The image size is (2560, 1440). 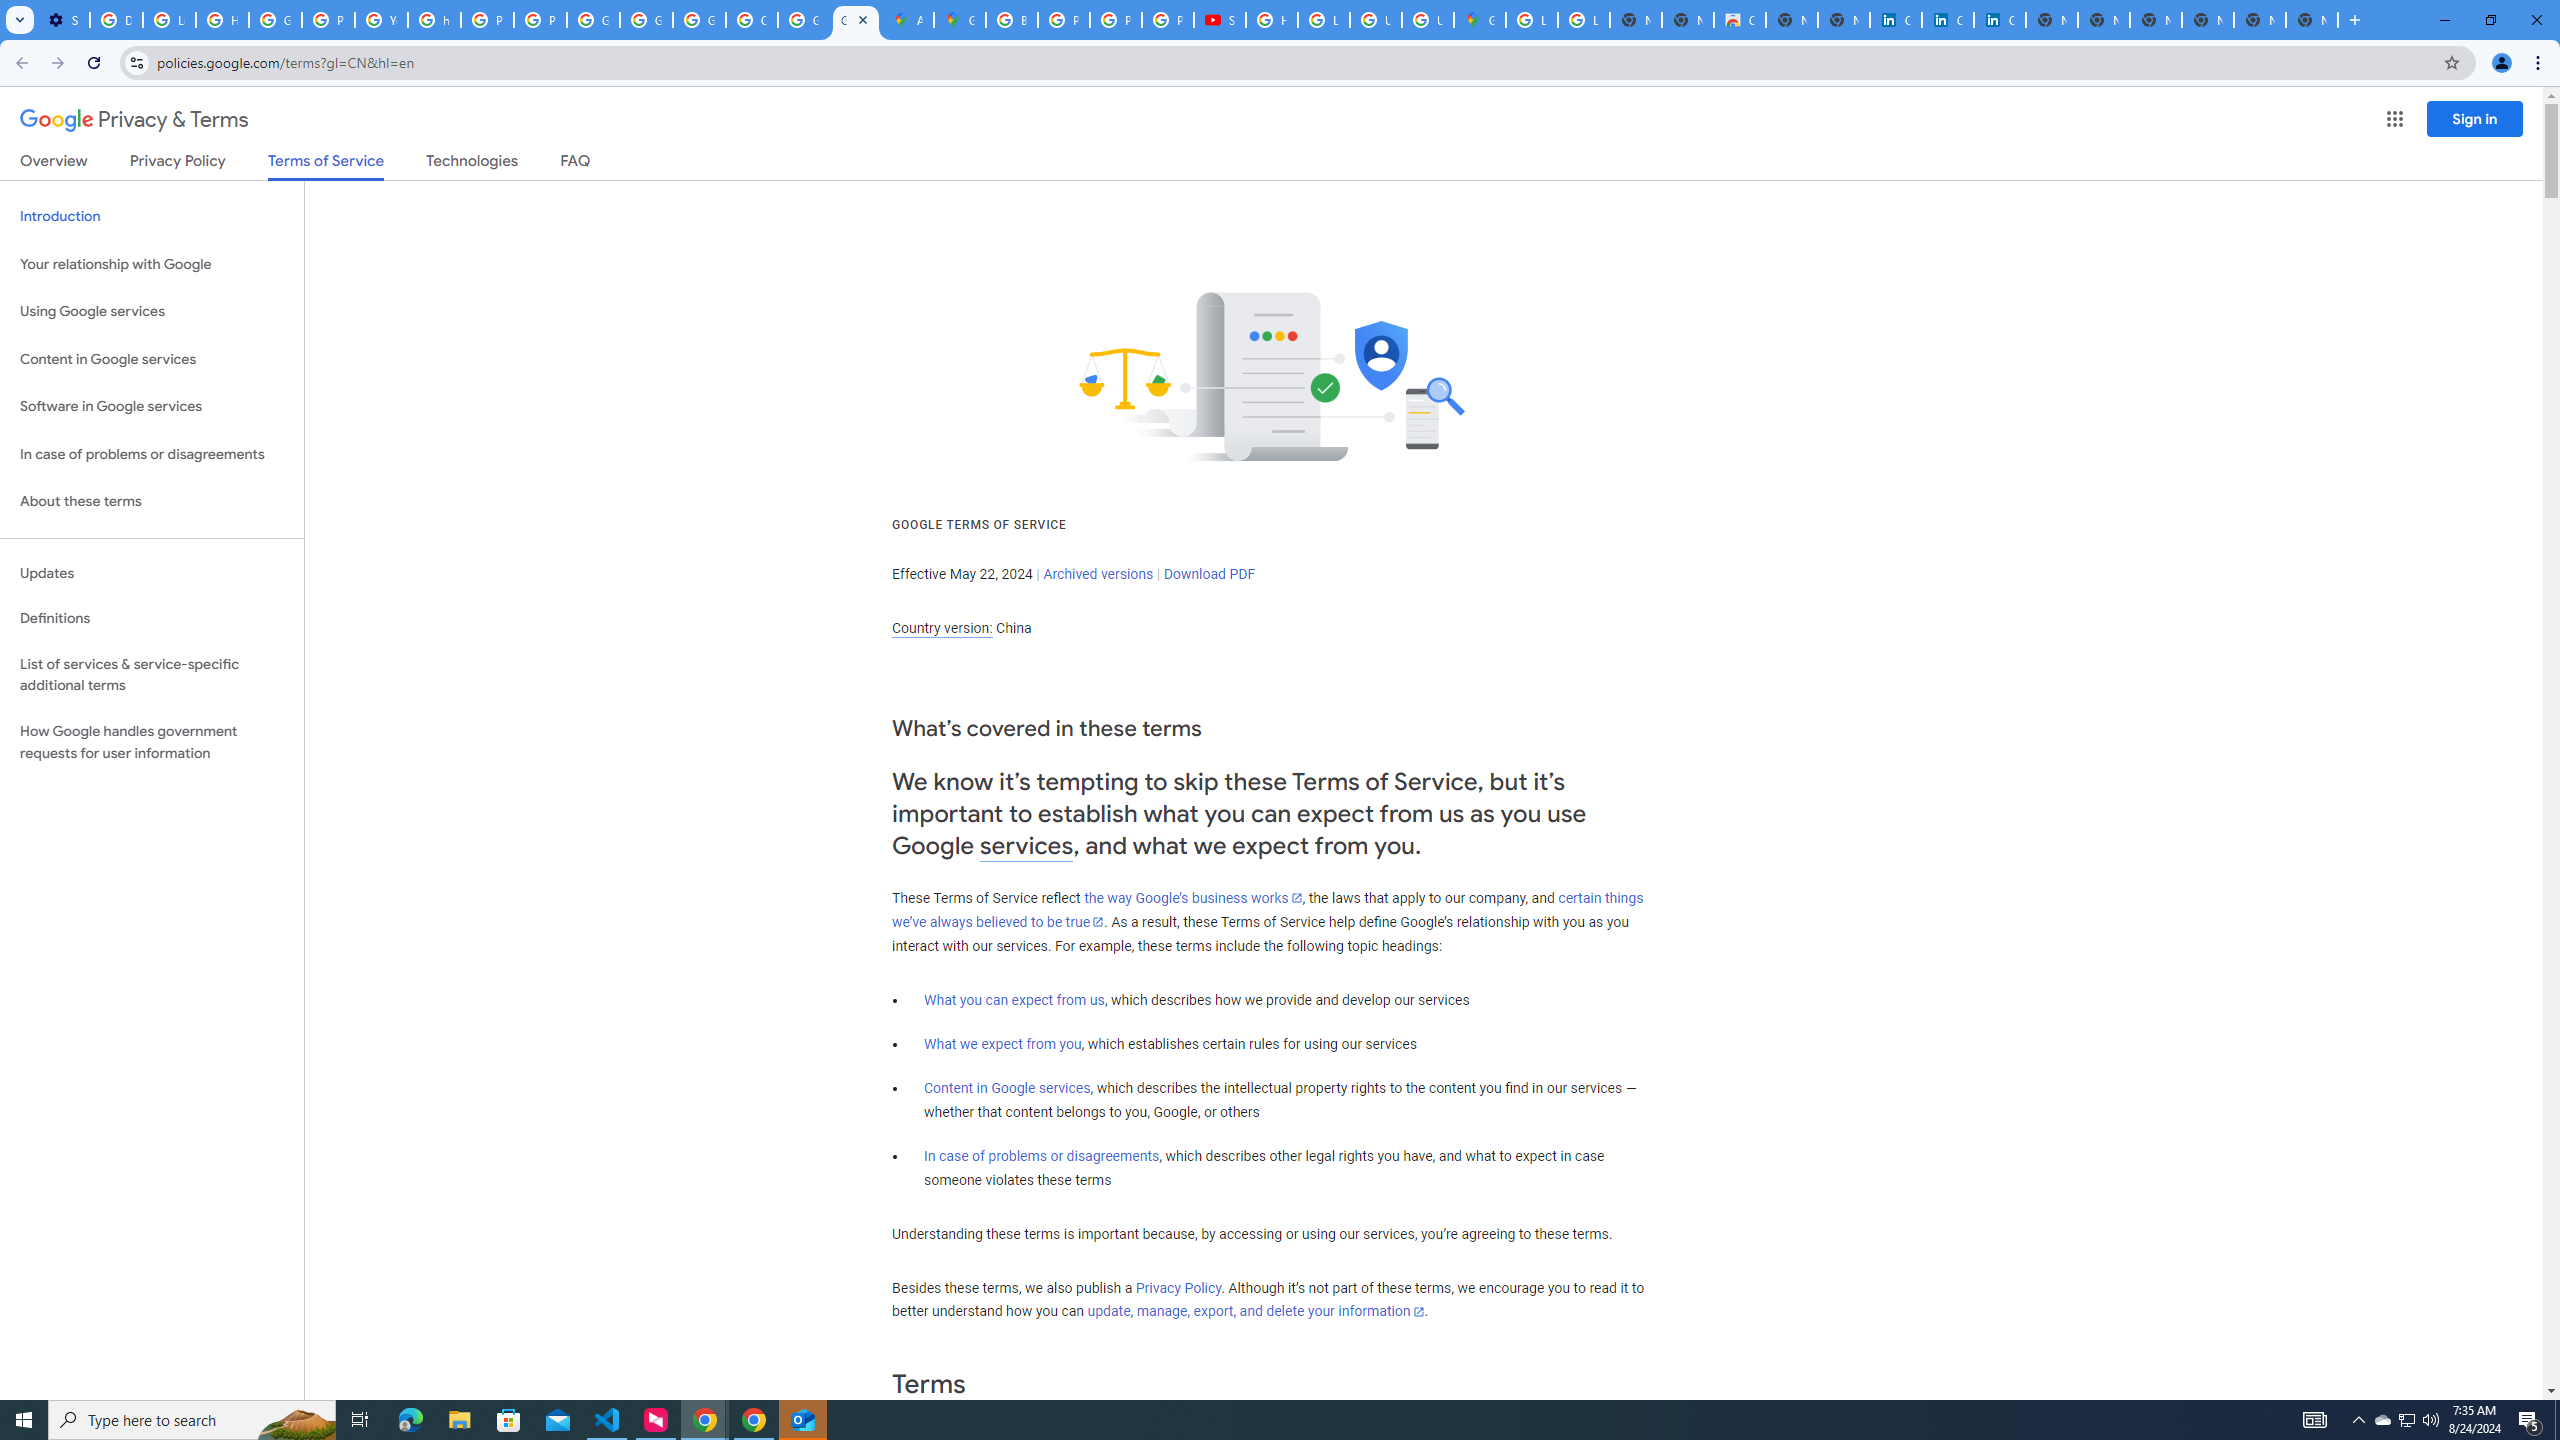 I want to click on 'Subscriptions - YouTube', so click(x=1218, y=19).